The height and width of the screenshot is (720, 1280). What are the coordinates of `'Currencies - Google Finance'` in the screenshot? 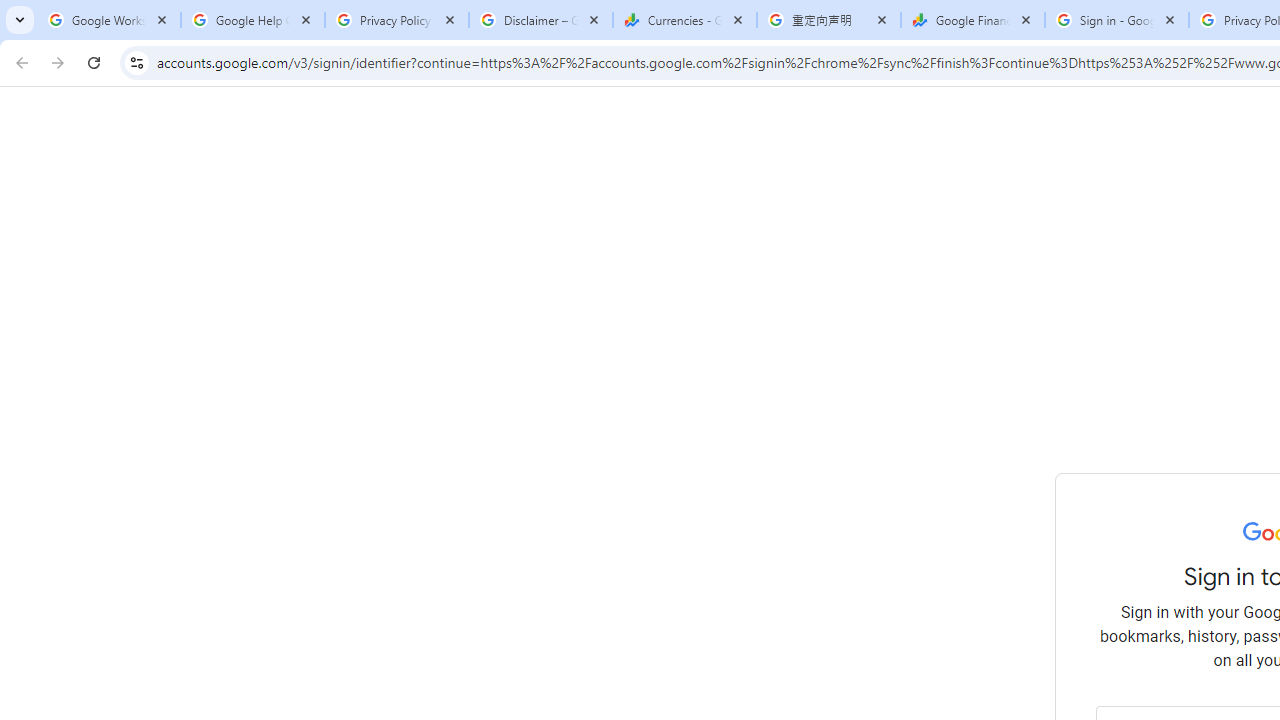 It's located at (684, 20).